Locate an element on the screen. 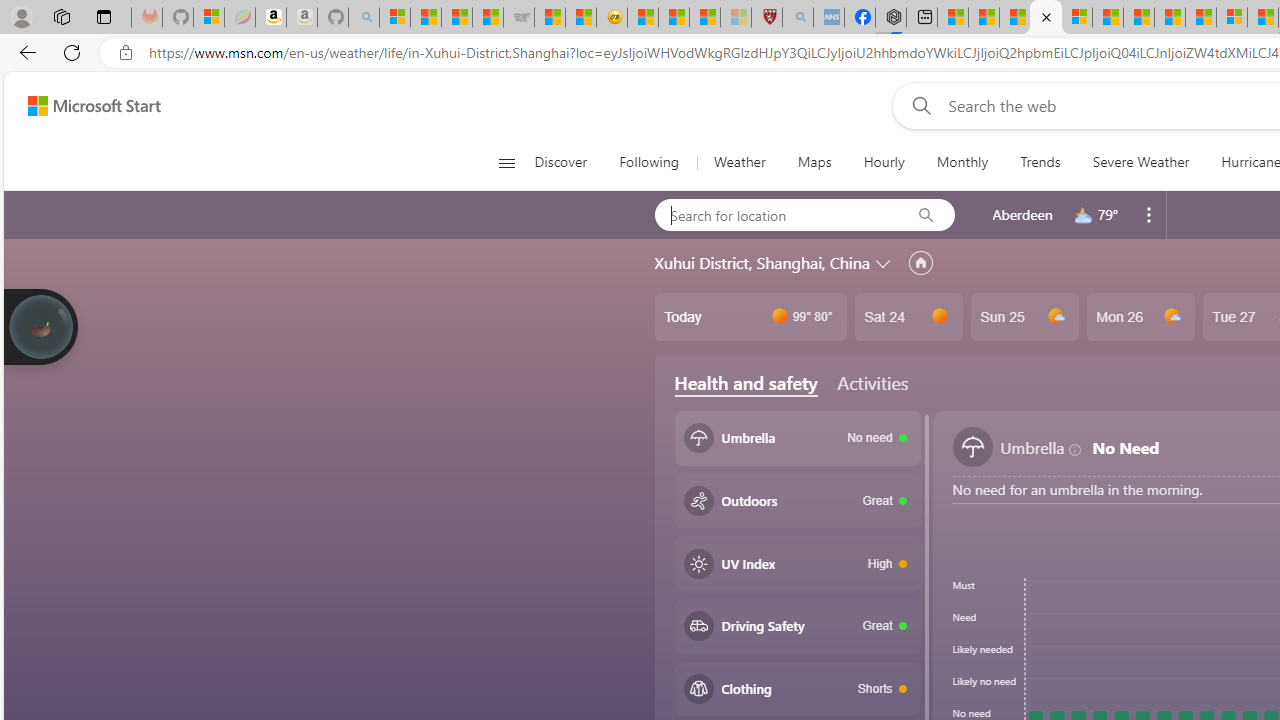 This screenshot has height=720, width=1280. 'Monthly' is located at coordinates (962, 162).